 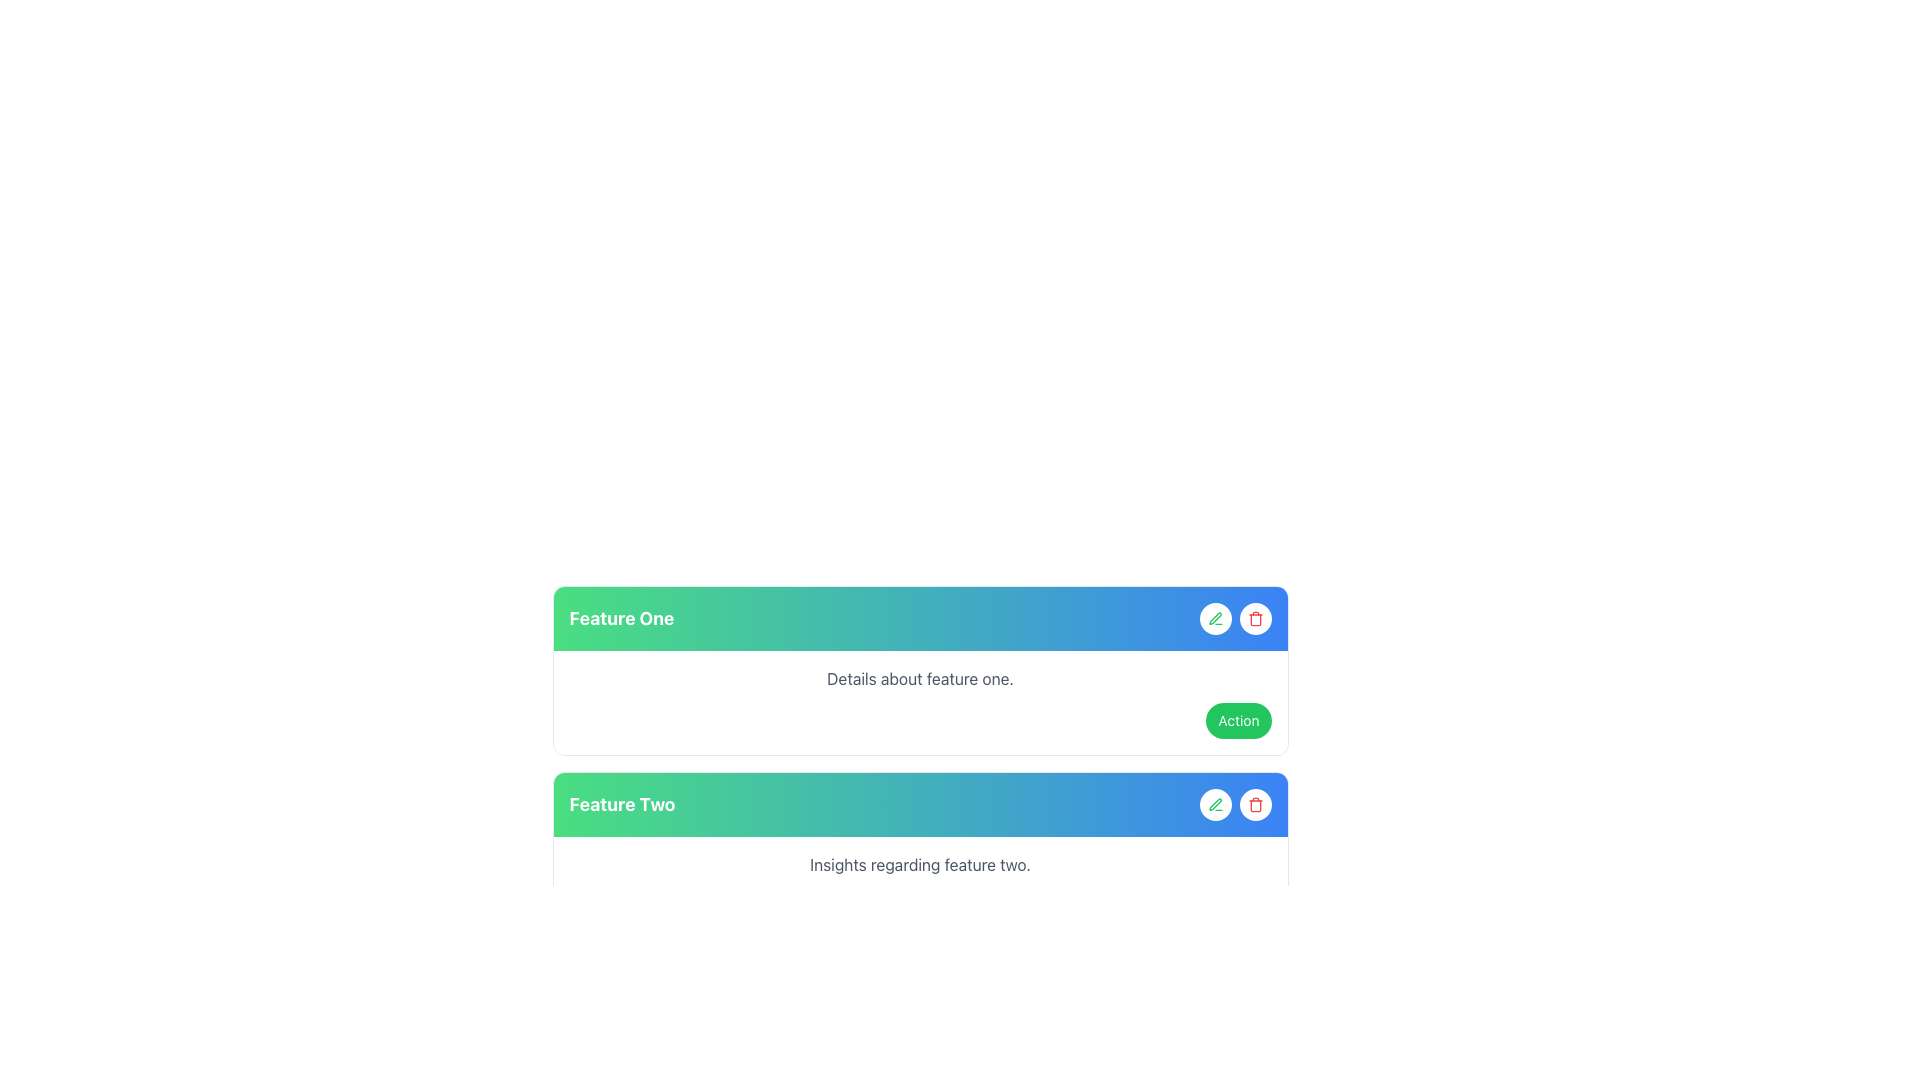 I want to click on the button associated with 'Feature One', so click(x=1237, y=721).